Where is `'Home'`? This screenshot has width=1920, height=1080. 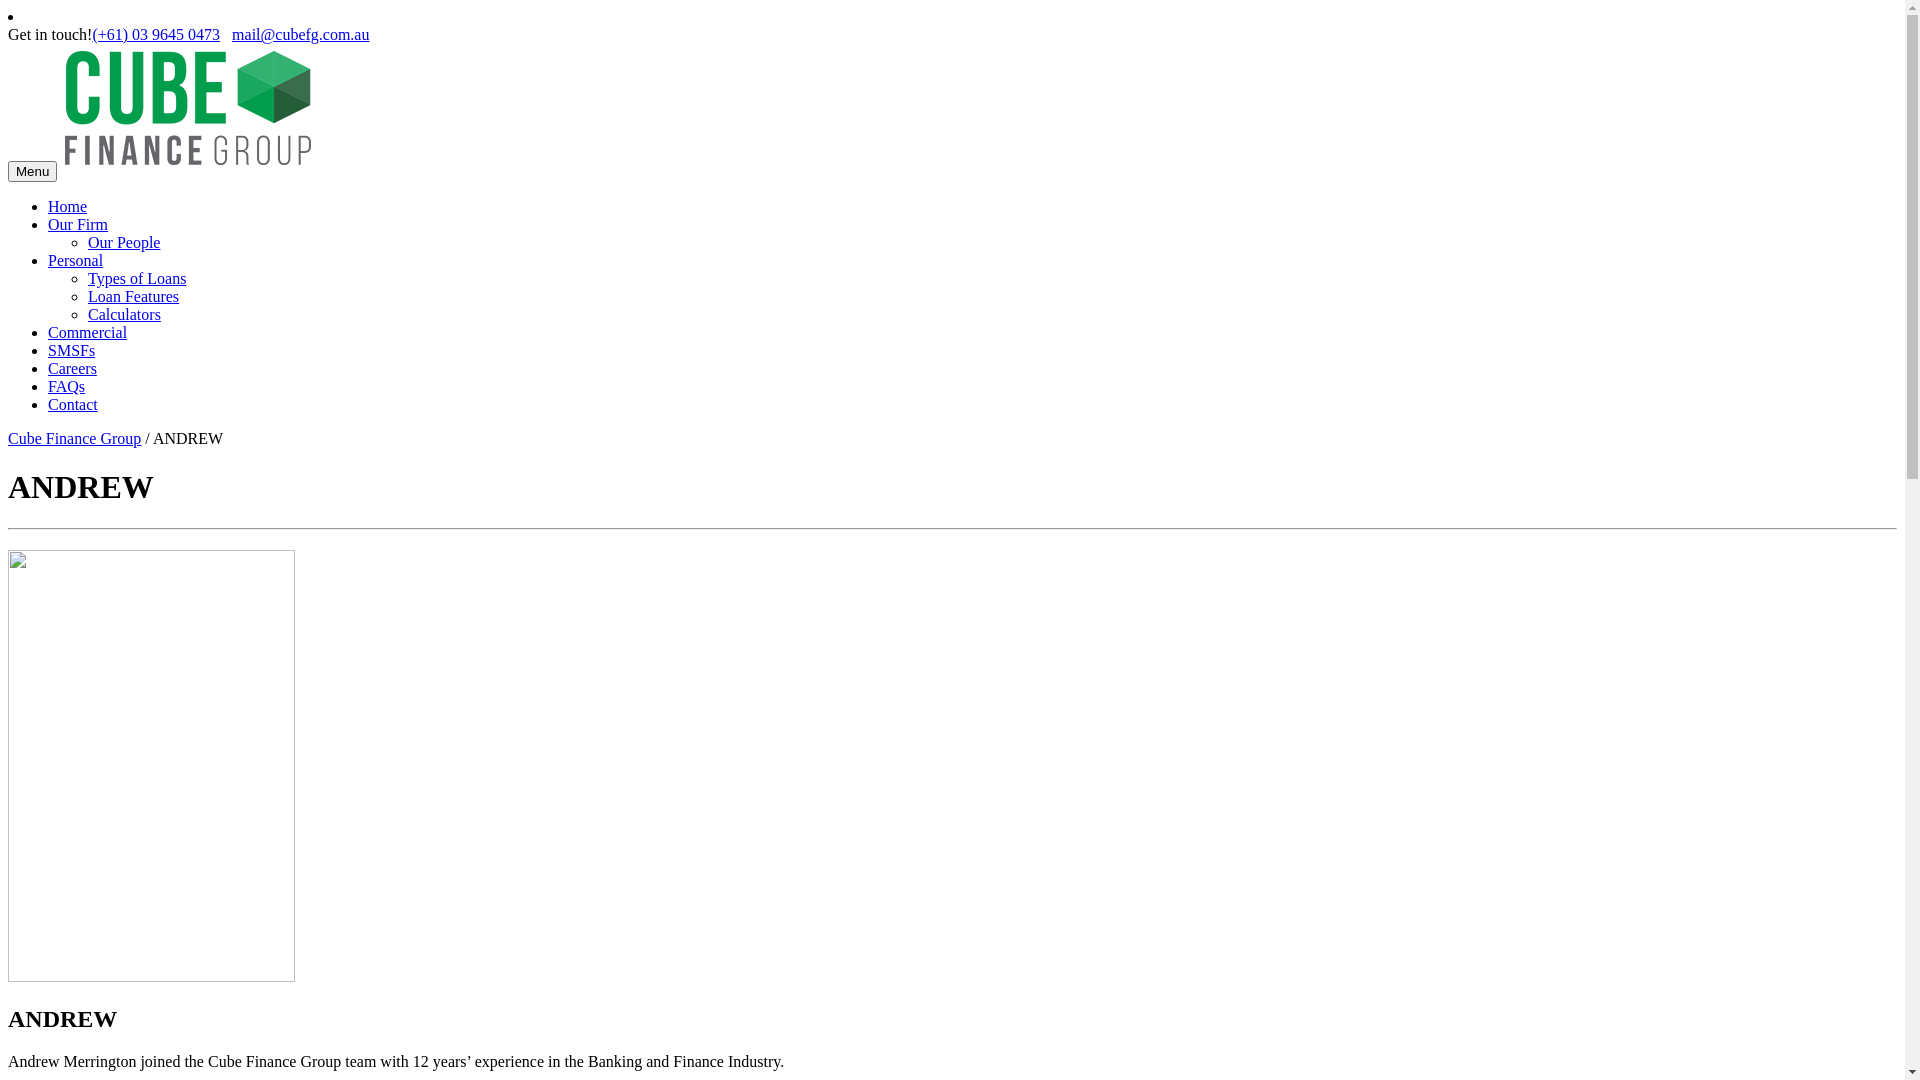
'Home' is located at coordinates (48, 206).